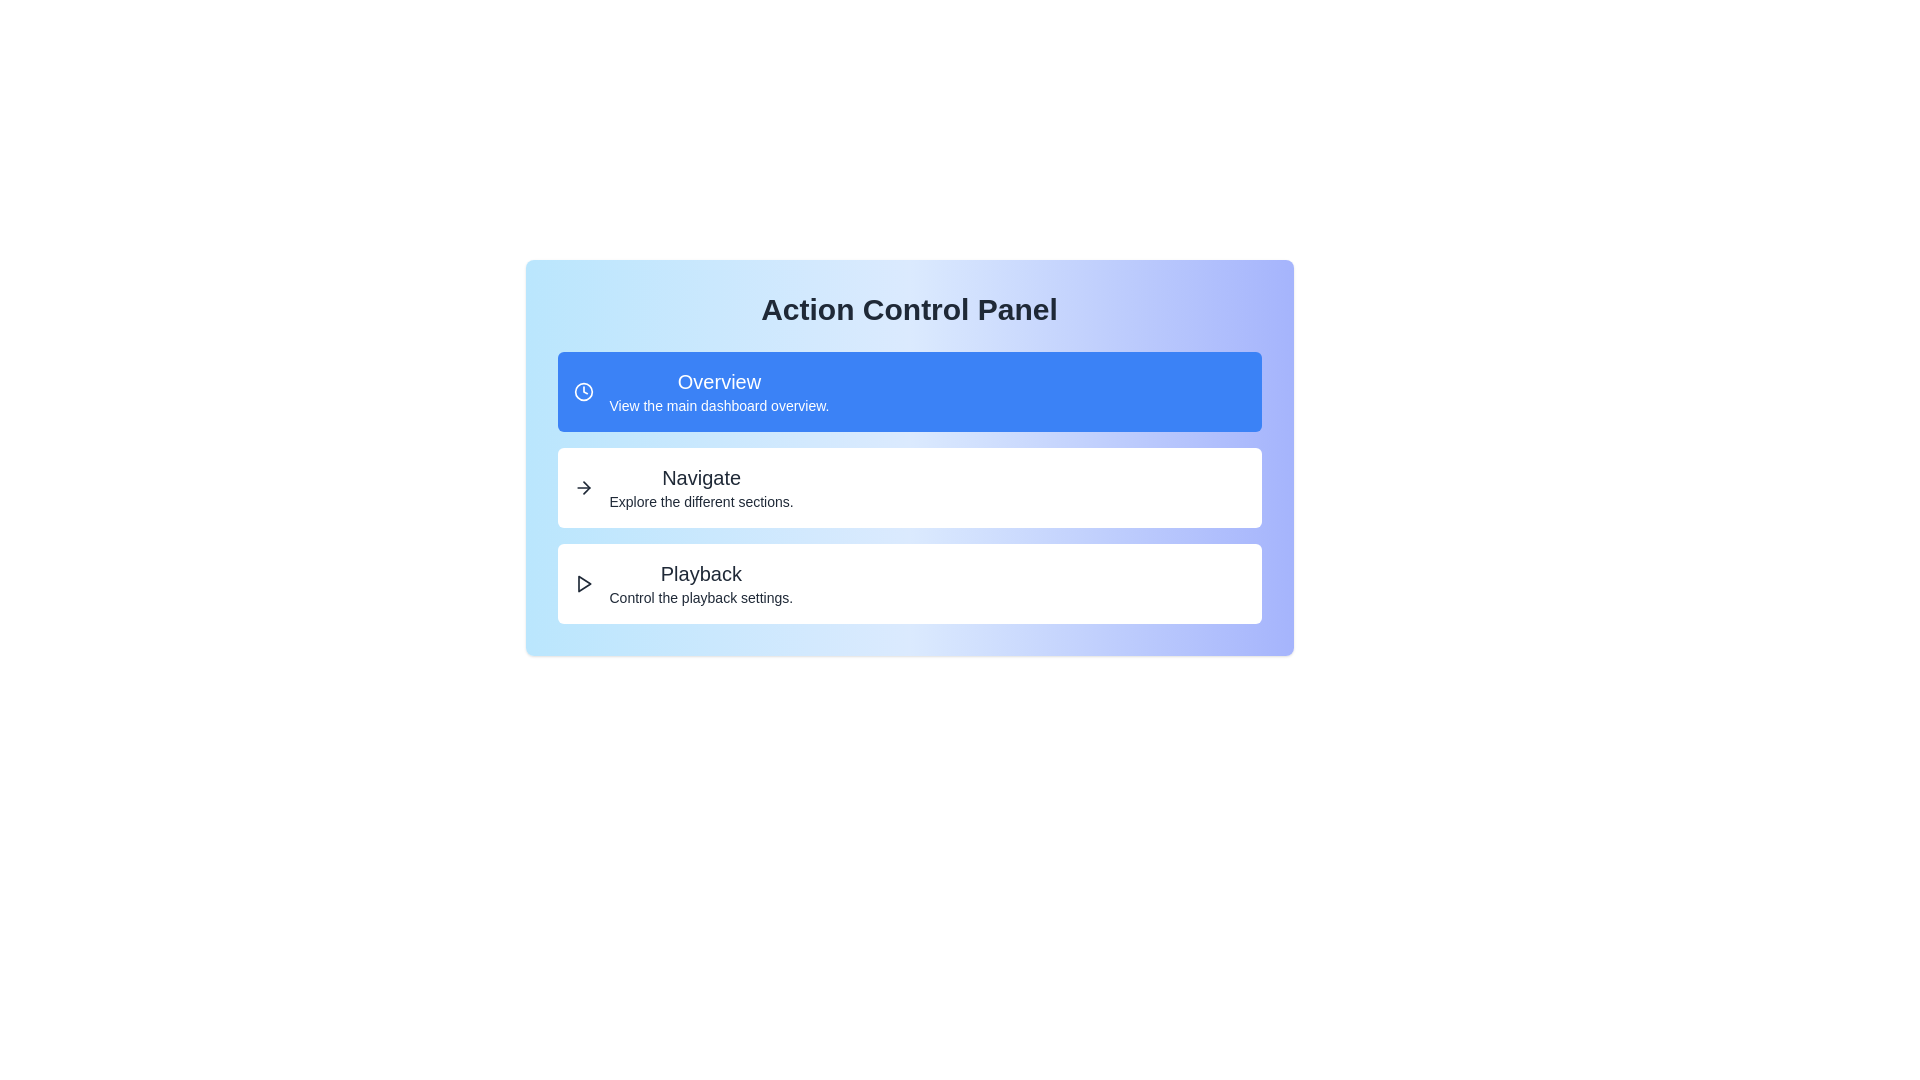 Image resolution: width=1920 pixels, height=1080 pixels. Describe the element at coordinates (719, 405) in the screenshot. I see `the descriptive text label located below the 'Overview' title within the blue rectangular box in the top section of the interface` at that location.